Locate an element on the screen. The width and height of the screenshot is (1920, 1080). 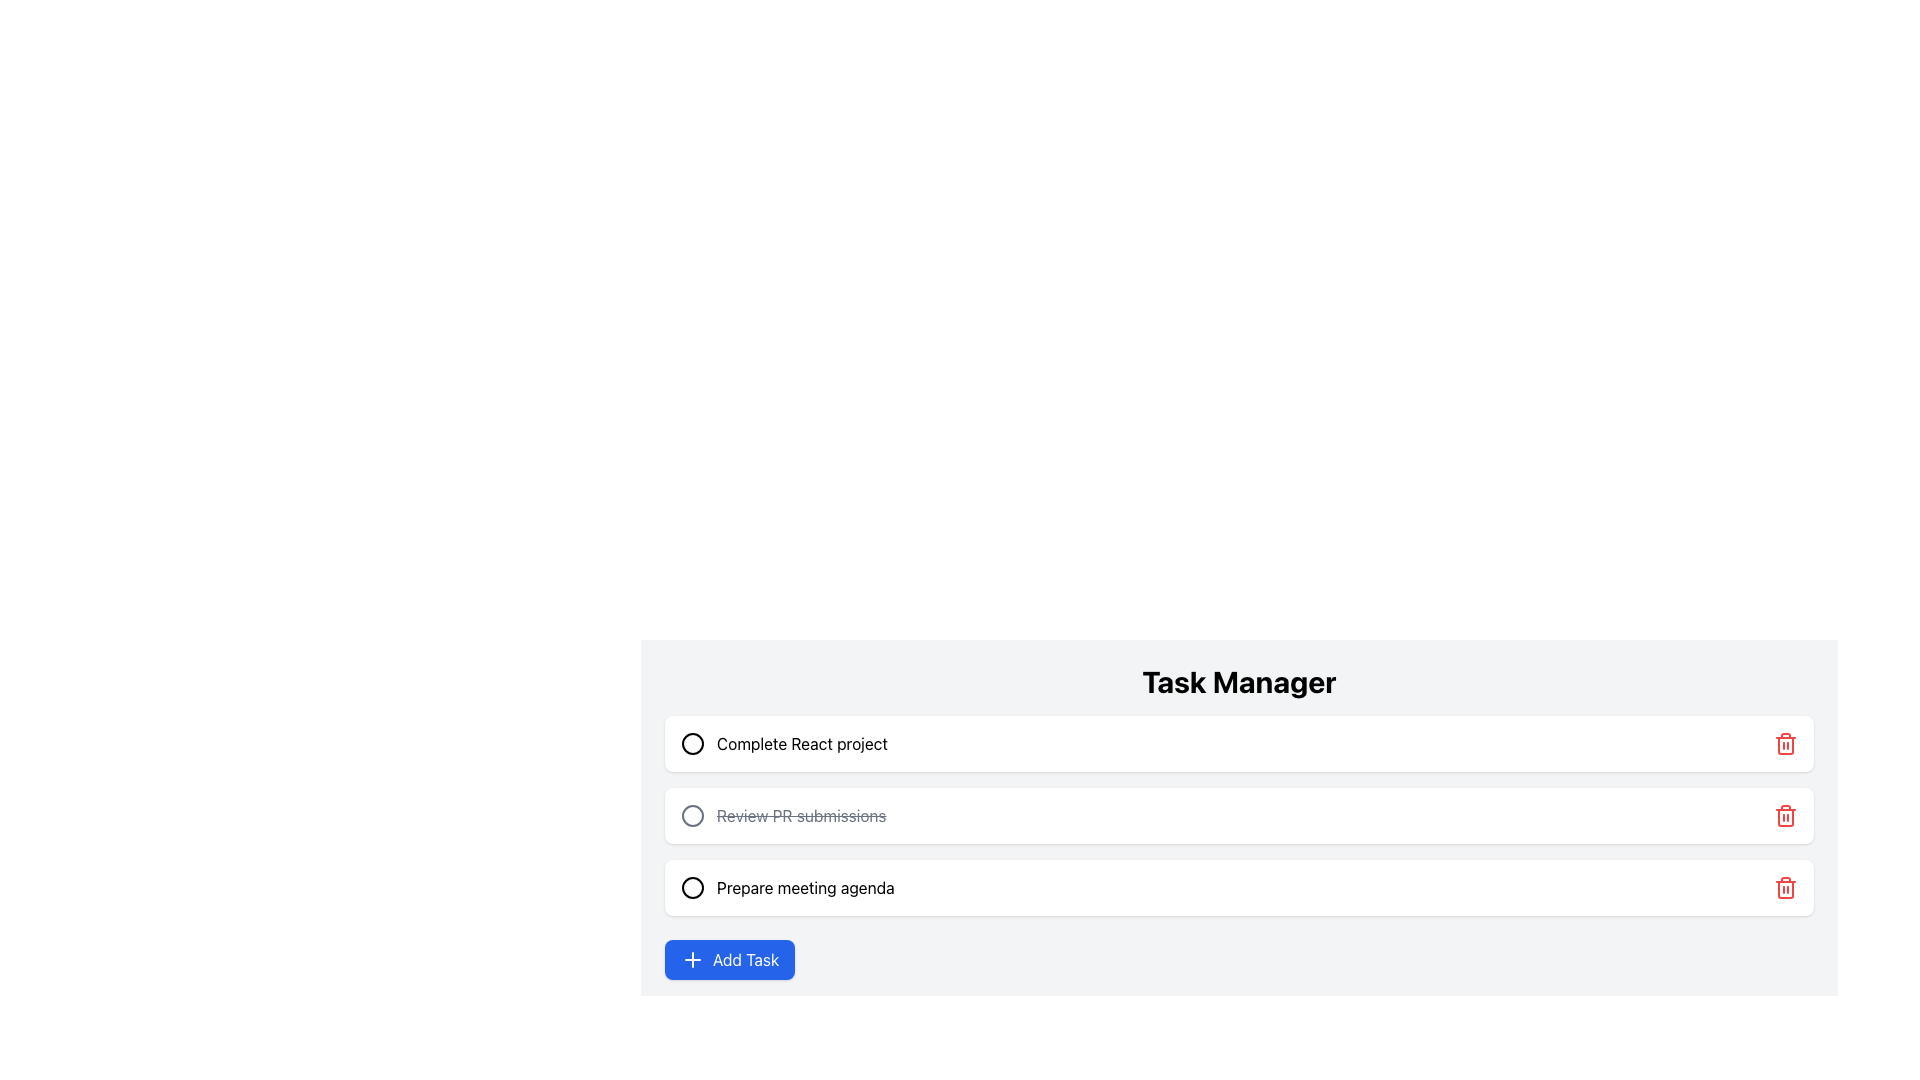
the task label located beneath the 'Task Manager' header is located at coordinates (783, 744).